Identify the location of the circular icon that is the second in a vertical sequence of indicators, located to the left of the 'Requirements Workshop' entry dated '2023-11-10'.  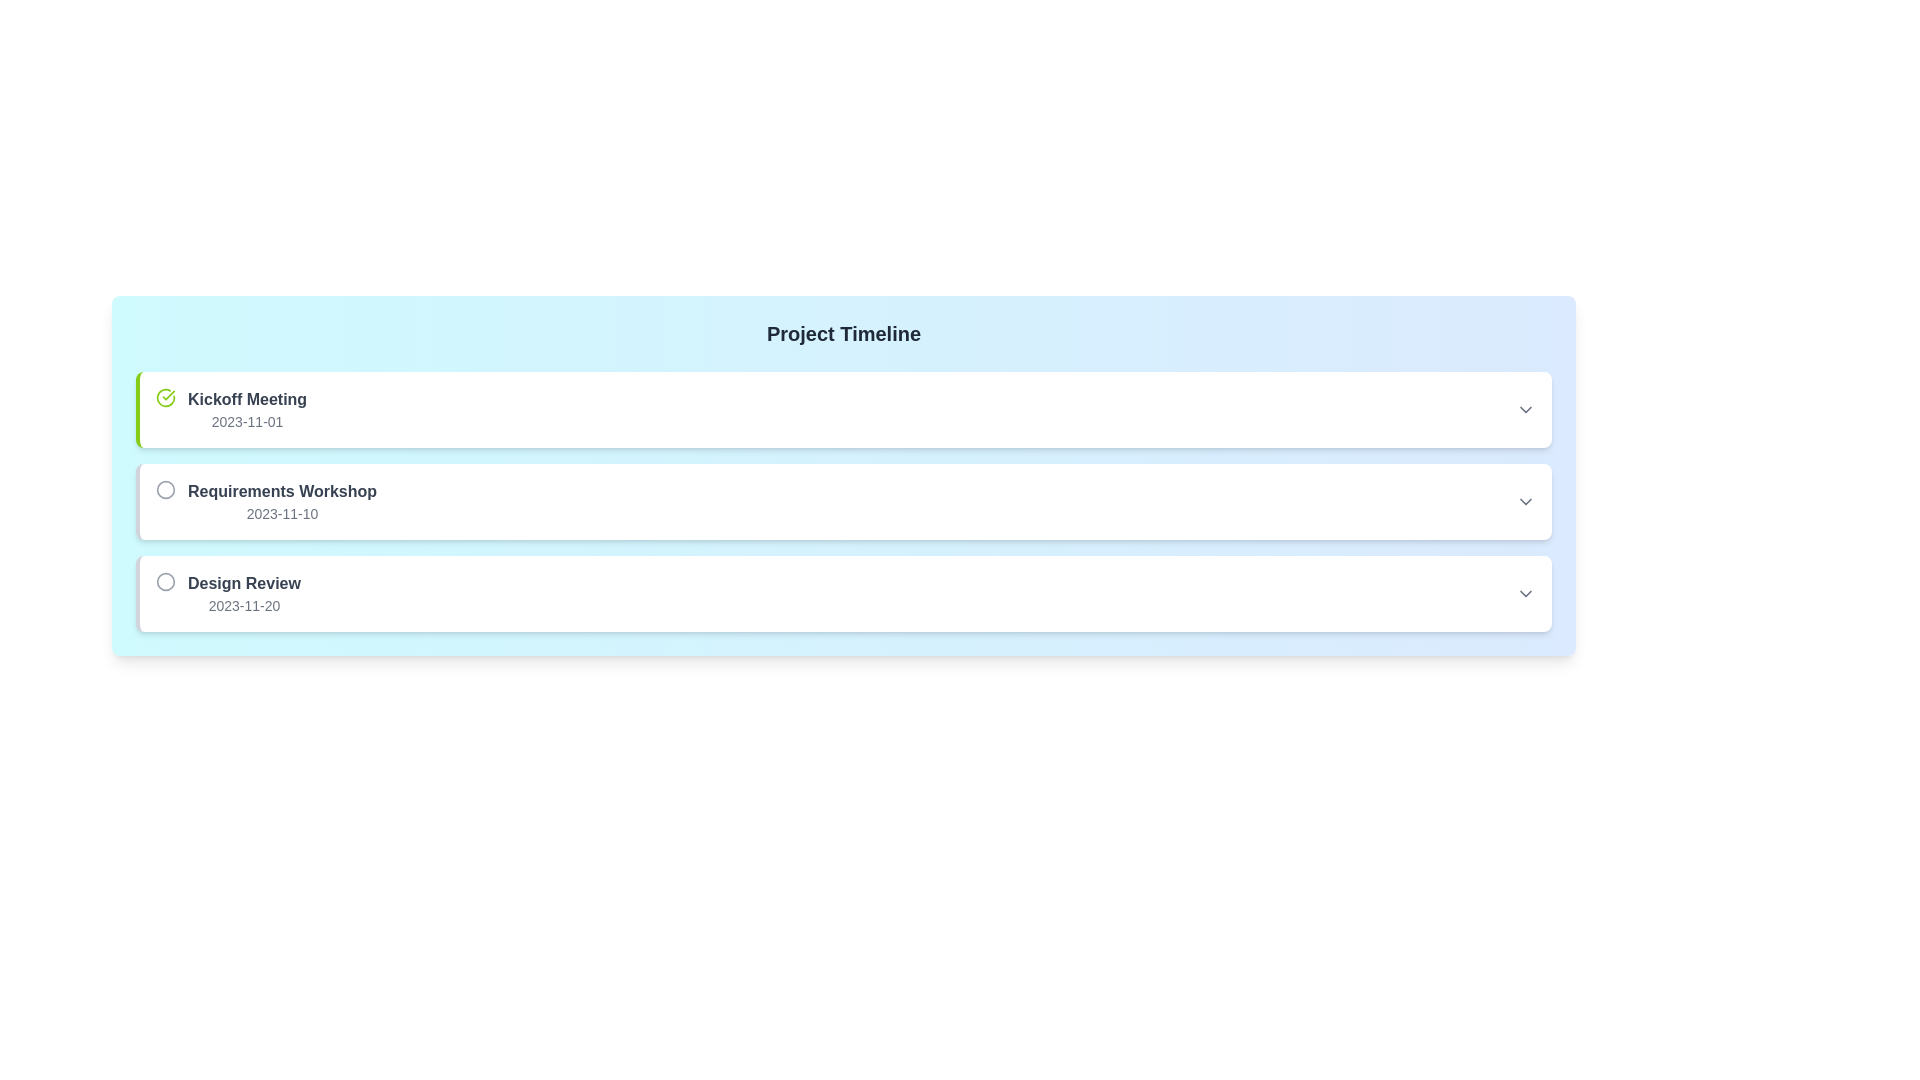
(166, 489).